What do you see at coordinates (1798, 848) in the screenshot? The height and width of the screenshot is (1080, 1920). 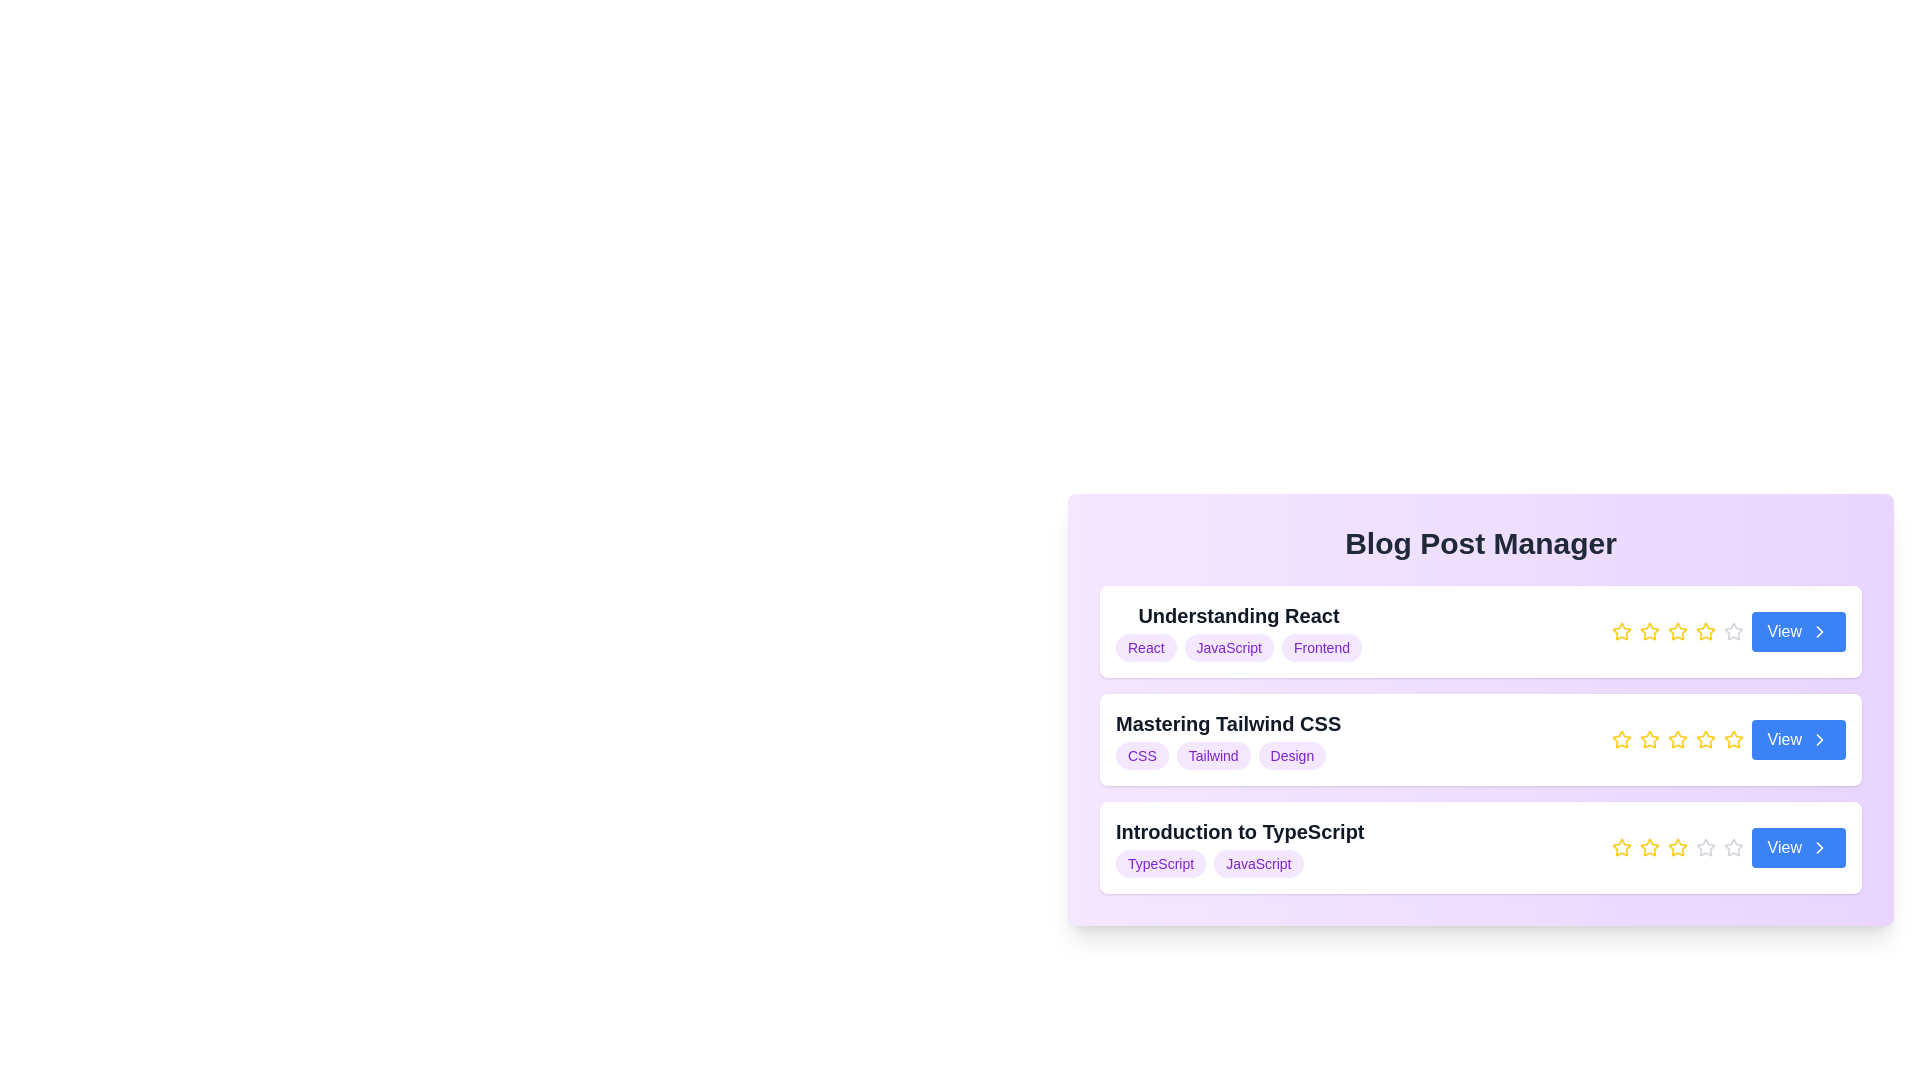 I see `the 'View' button located at the bottom right of the 'Introduction to TypeScript' card` at bounding box center [1798, 848].